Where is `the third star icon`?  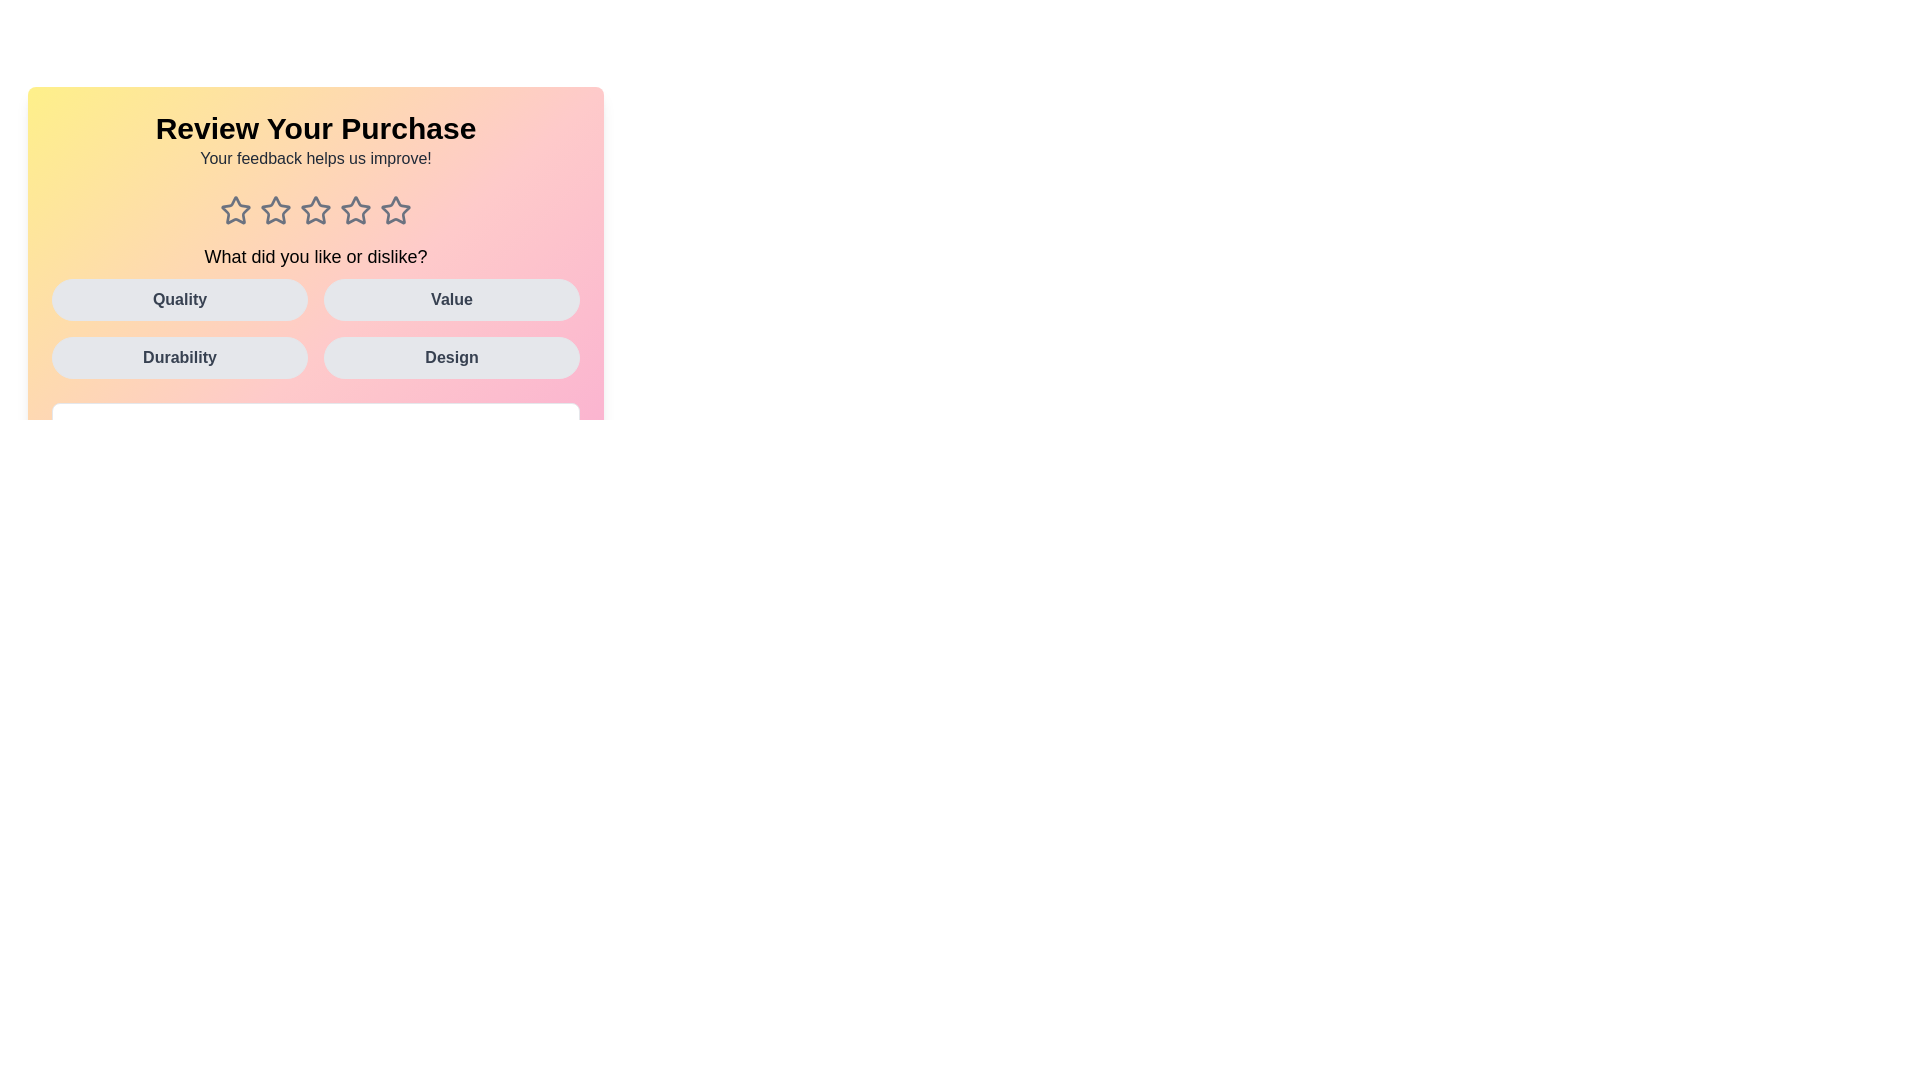 the third star icon is located at coordinates (315, 211).